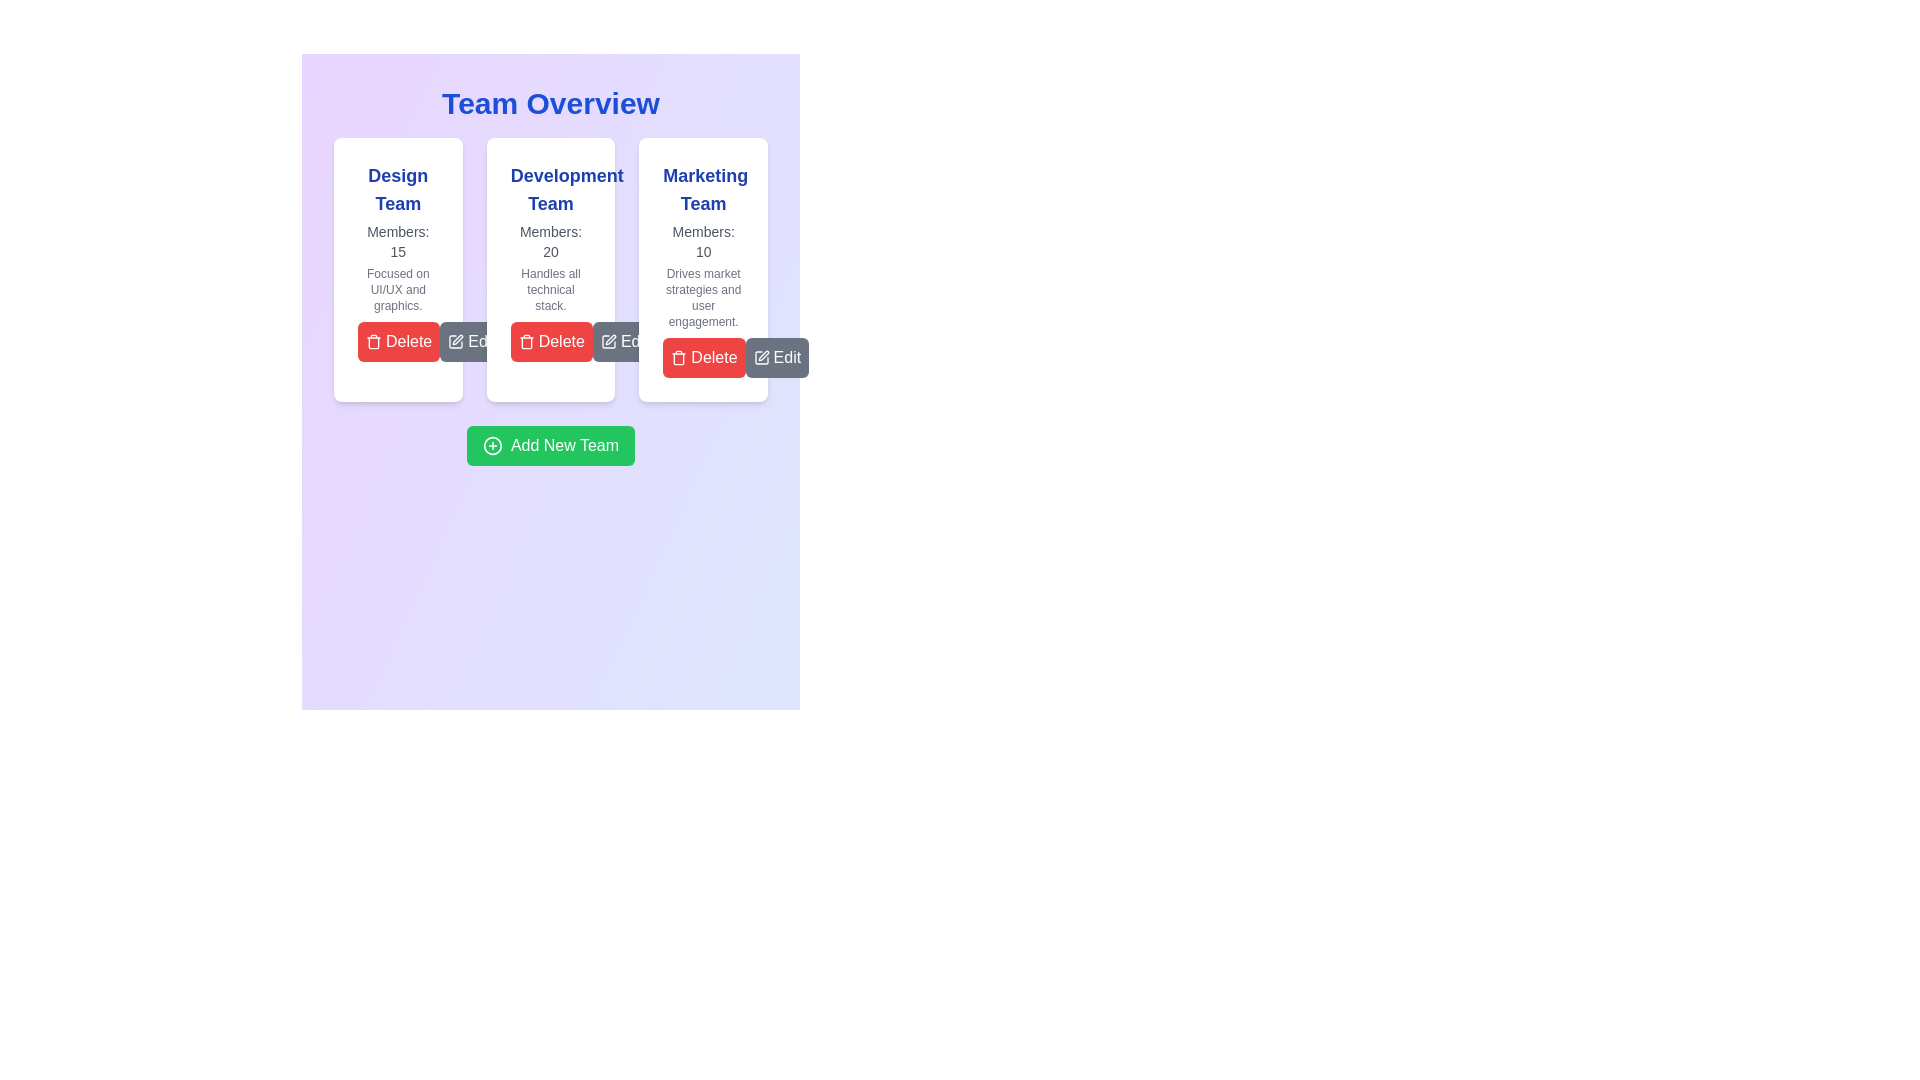  What do you see at coordinates (455, 341) in the screenshot?
I see `the square-shaped icon with a pen symbol inside, located within the Edit button of the Development Team card` at bounding box center [455, 341].